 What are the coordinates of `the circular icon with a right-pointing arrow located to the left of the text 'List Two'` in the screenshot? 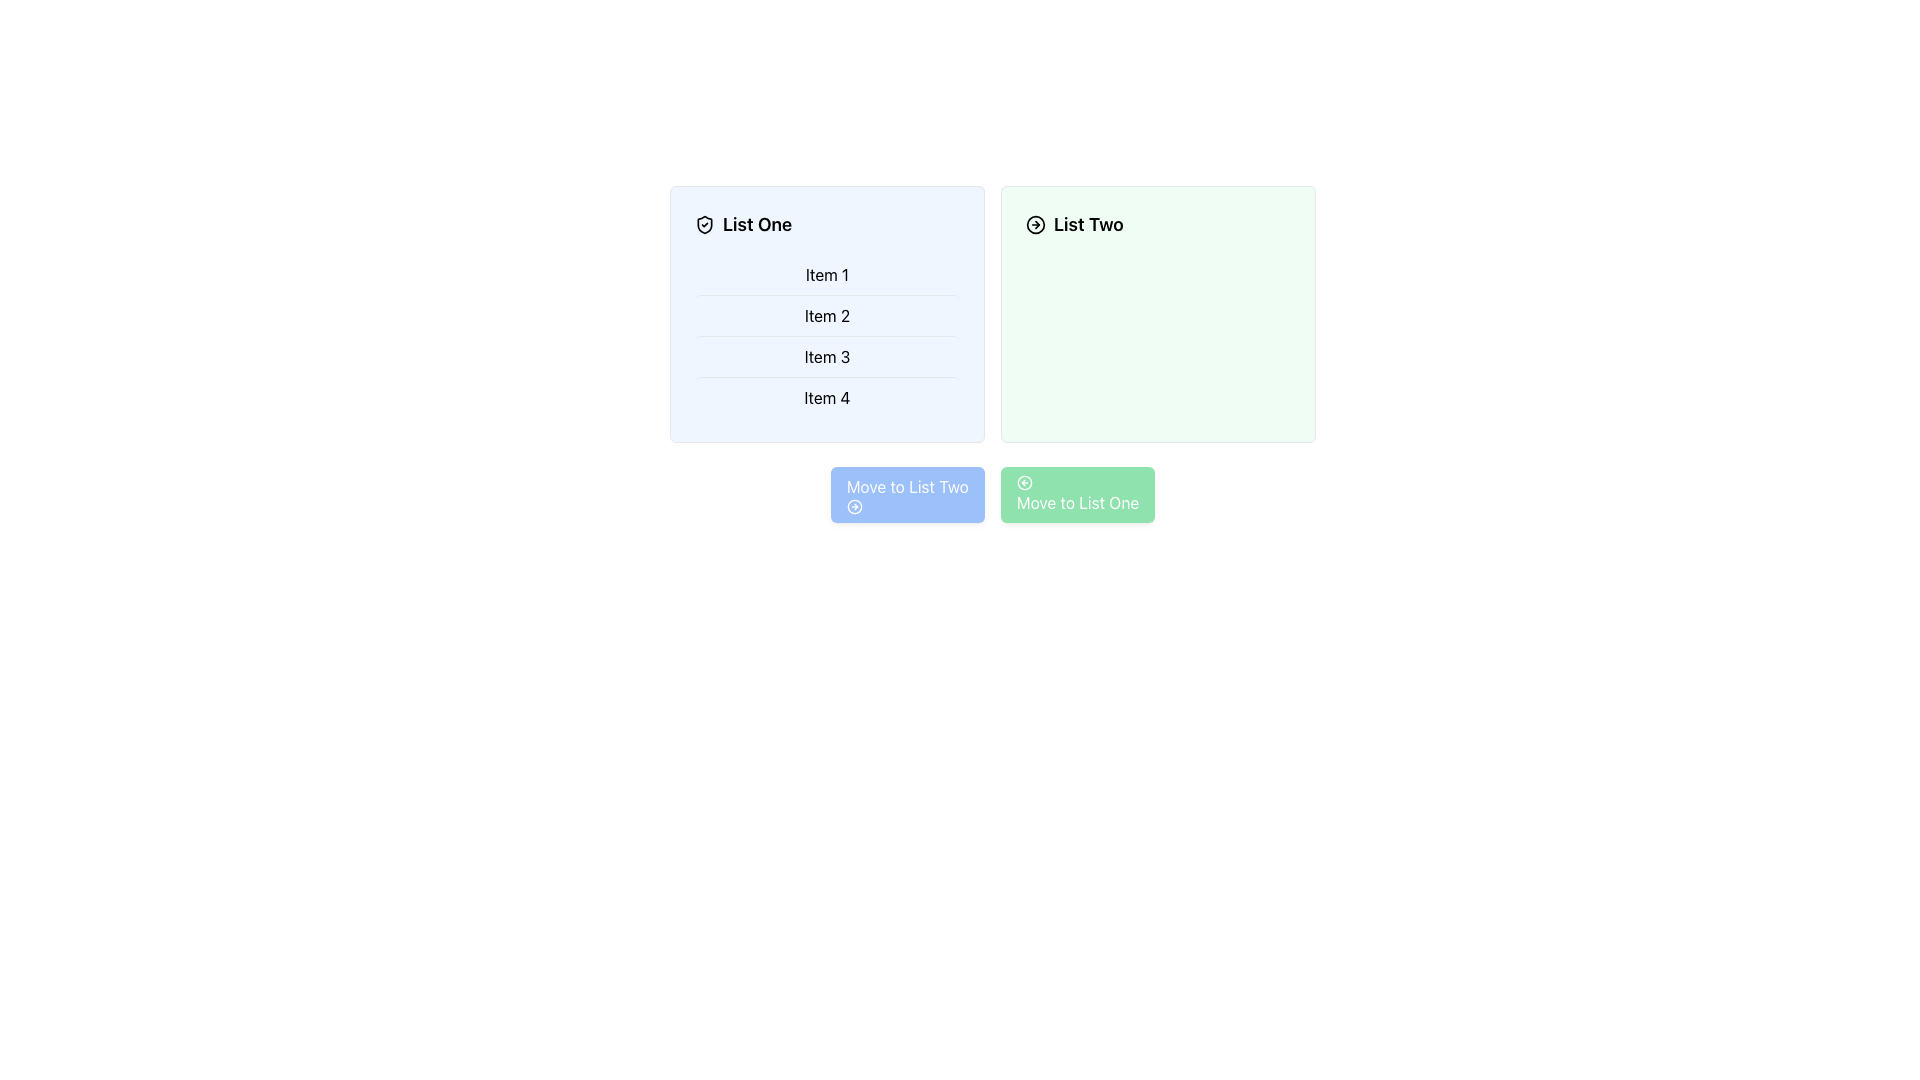 It's located at (1036, 224).